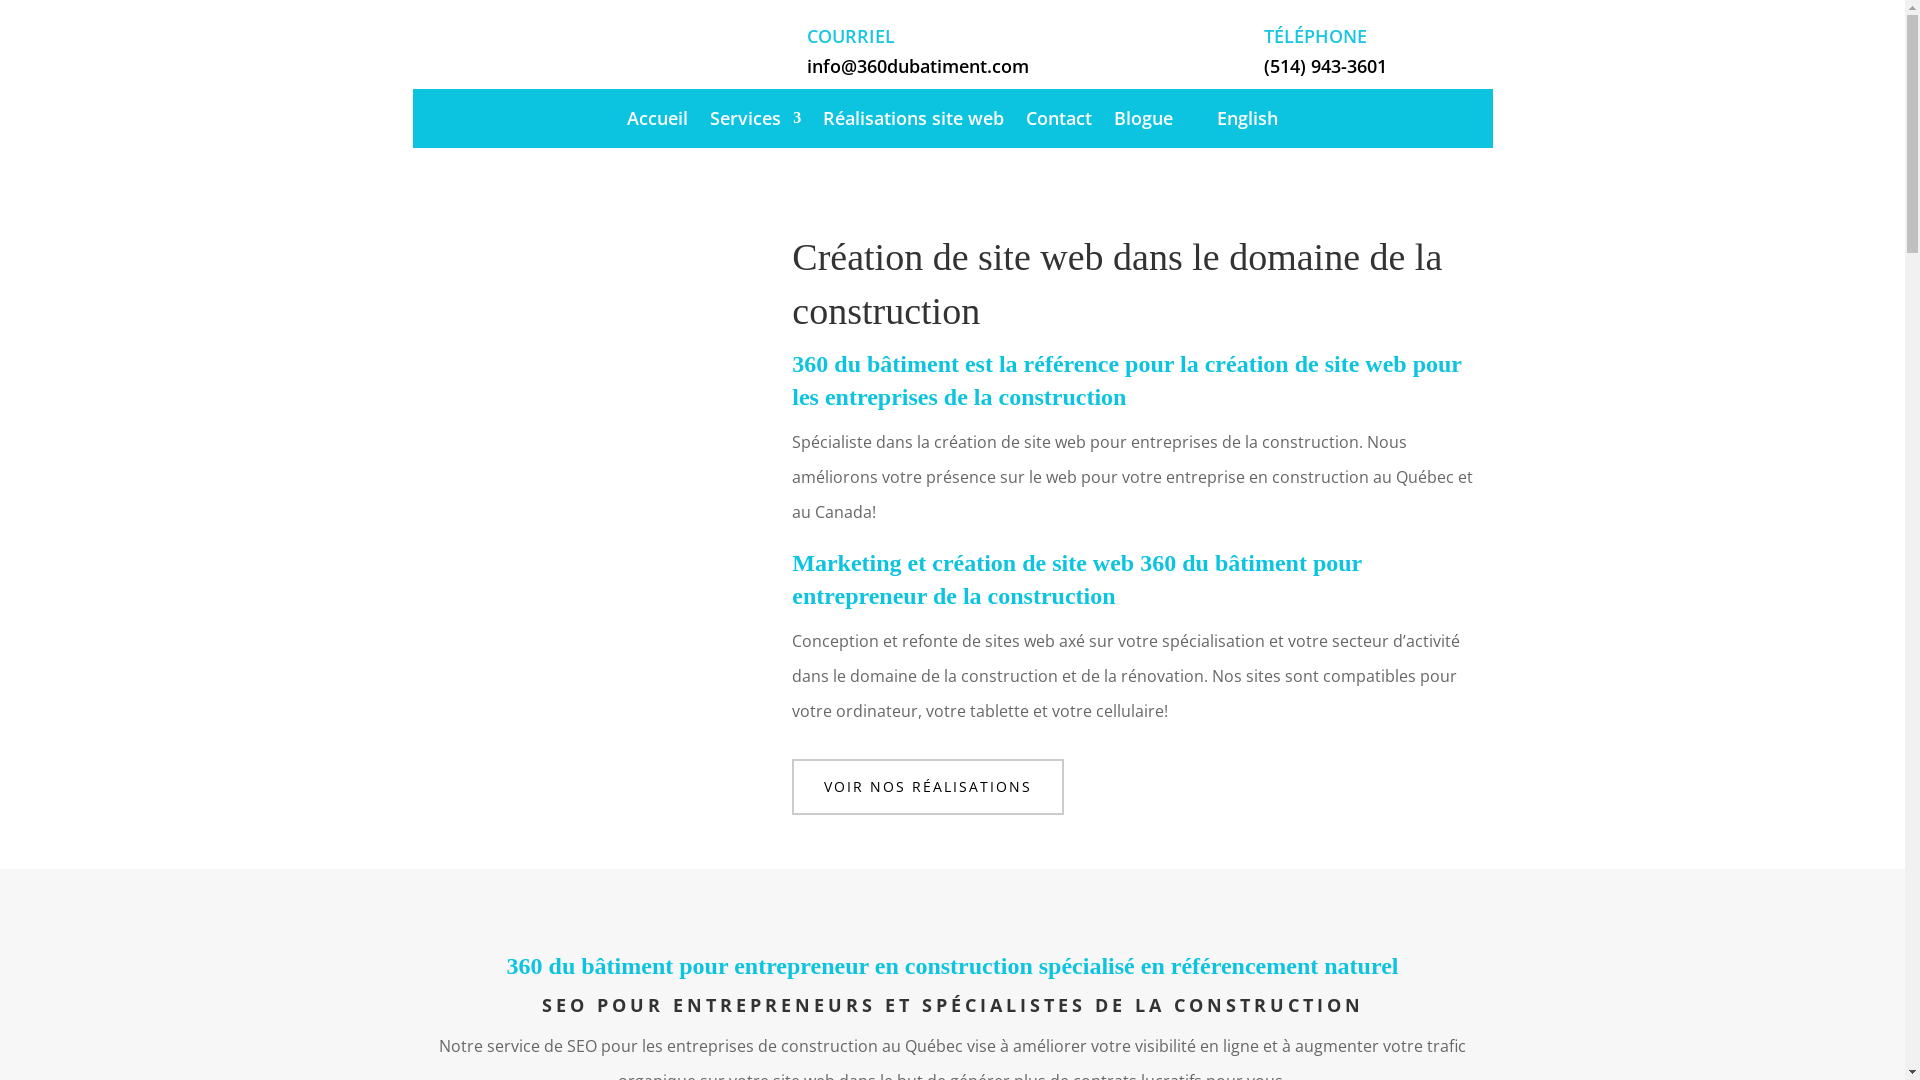  I want to click on 'English', so click(1235, 122).